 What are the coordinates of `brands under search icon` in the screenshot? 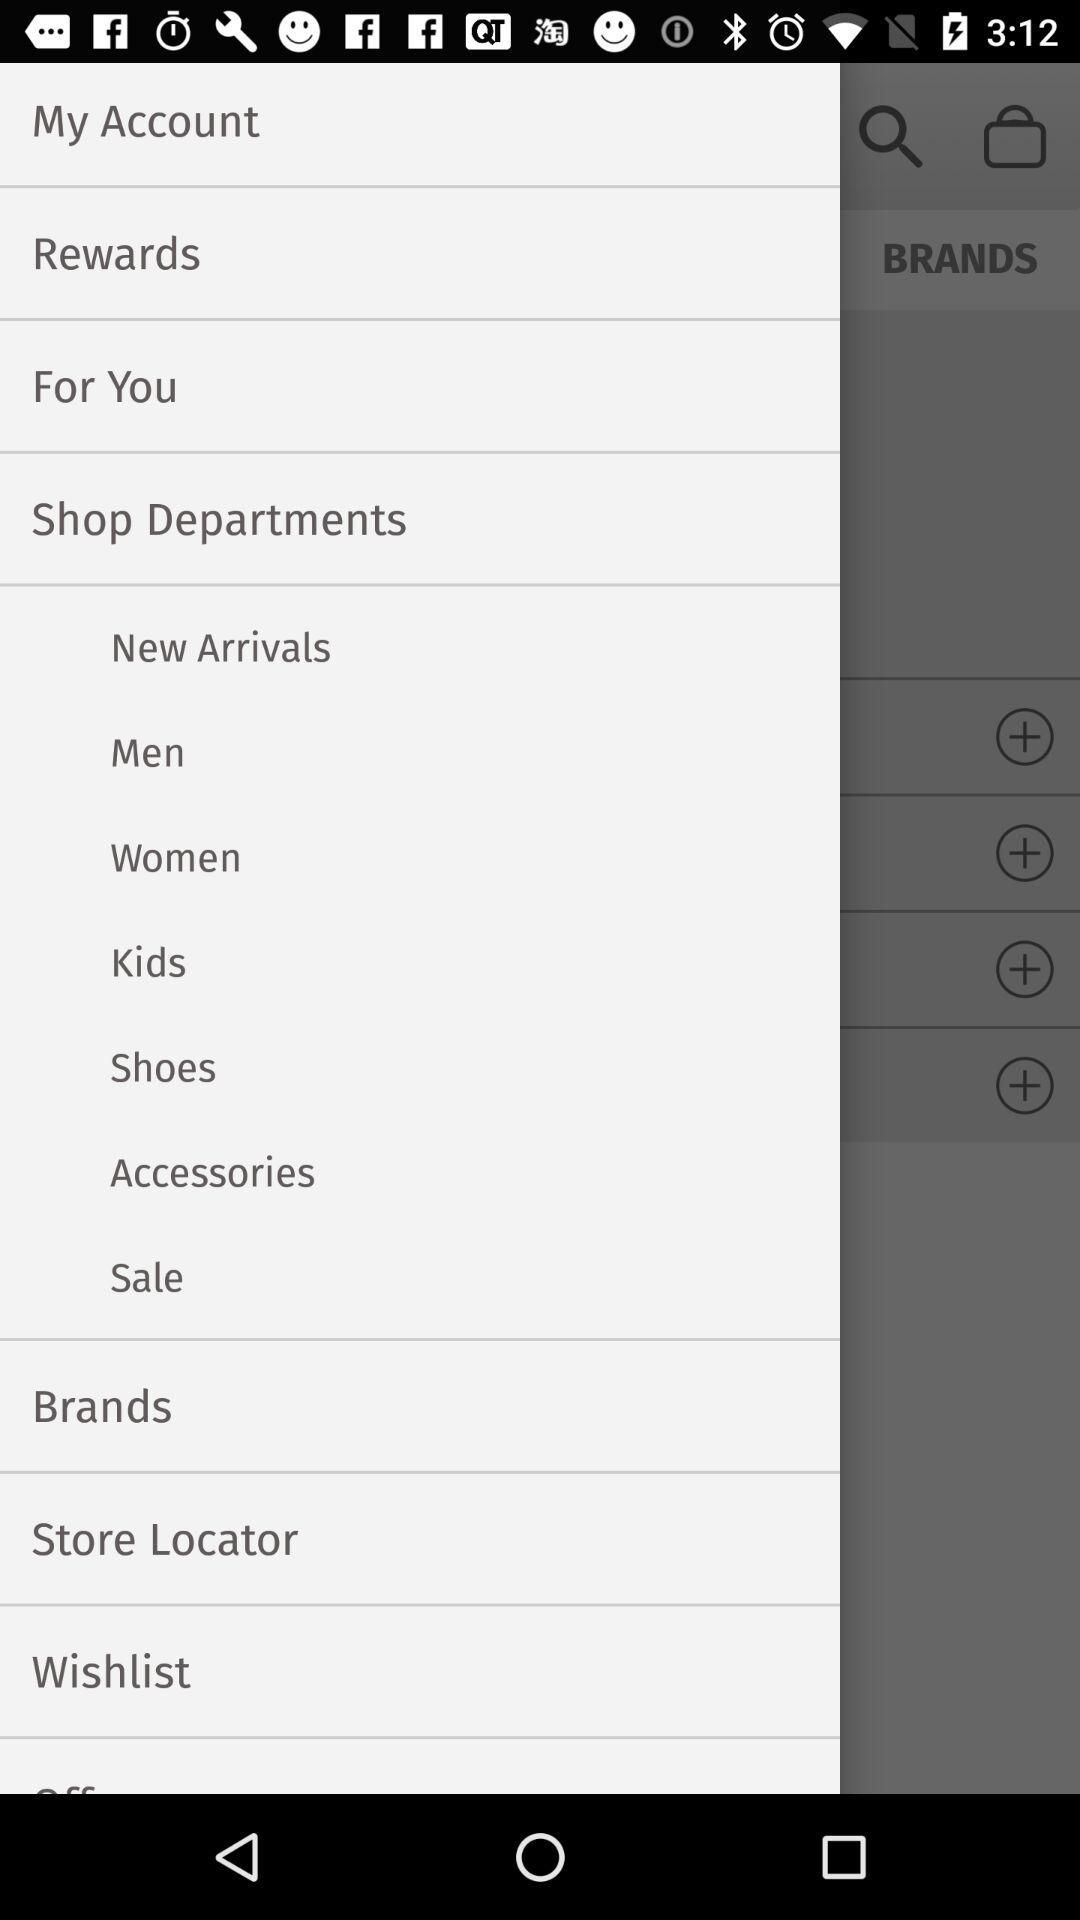 It's located at (959, 254).